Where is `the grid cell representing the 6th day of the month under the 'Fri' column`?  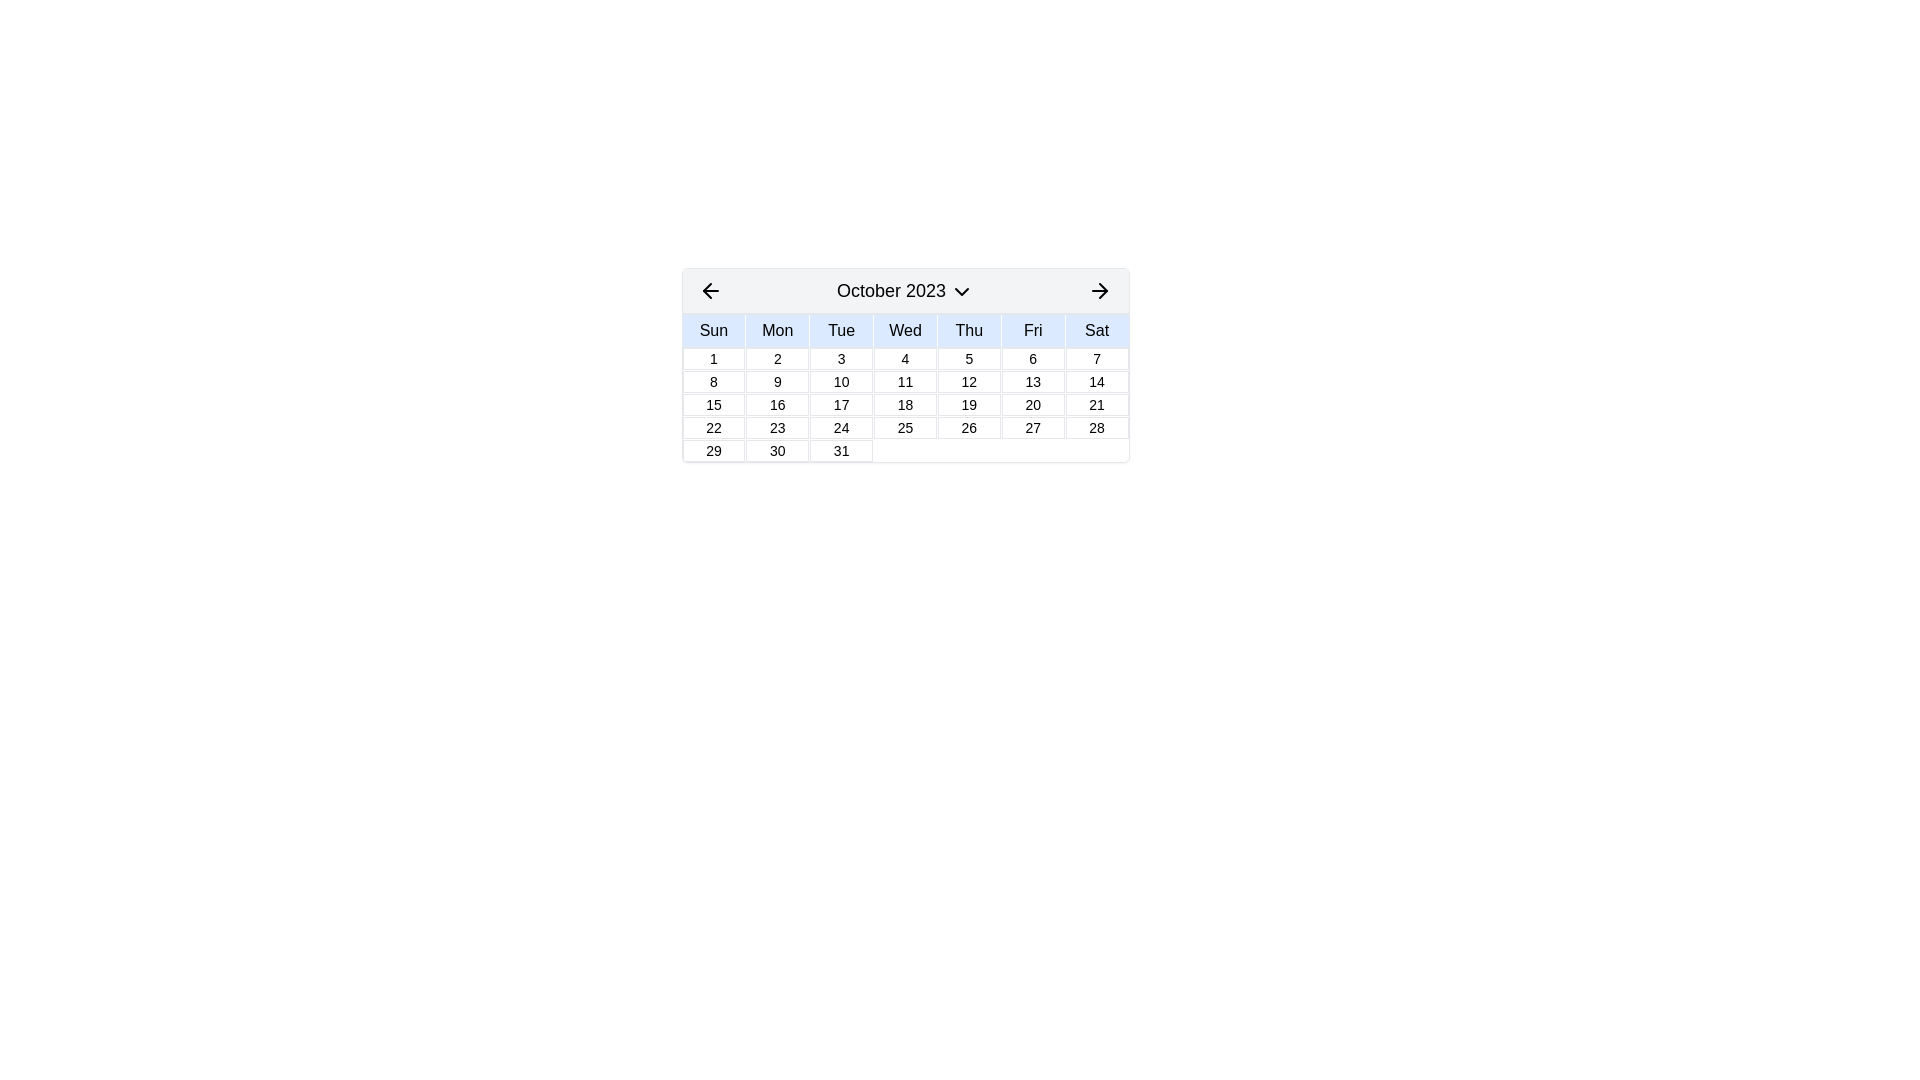
the grid cell representing the 6th day of the month under the 'Fri' column is located at coordinates (1033, 357).